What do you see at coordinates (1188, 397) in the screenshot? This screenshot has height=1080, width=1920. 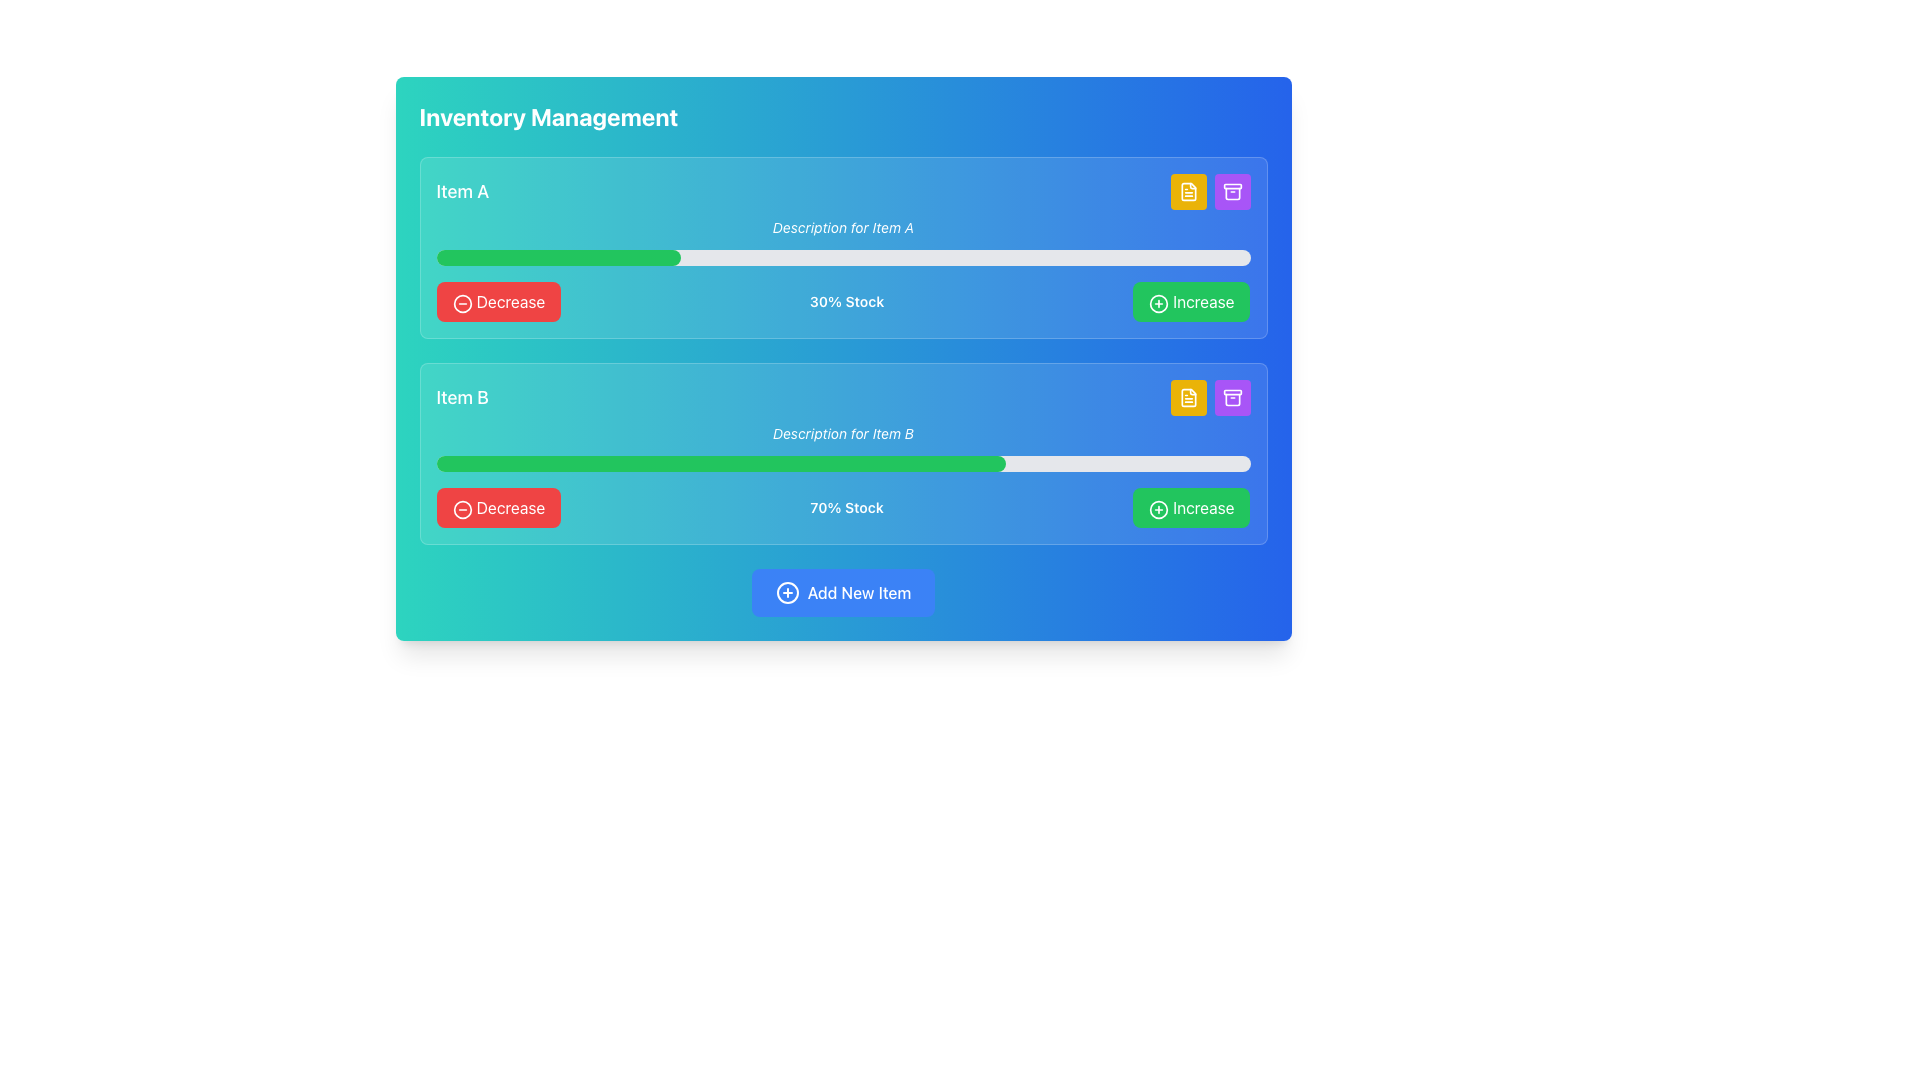 I see `the action button associated with Item B, located to the right of the green 'Increase' button and slightly below the progress bar` at bounding box center [1188, 397].